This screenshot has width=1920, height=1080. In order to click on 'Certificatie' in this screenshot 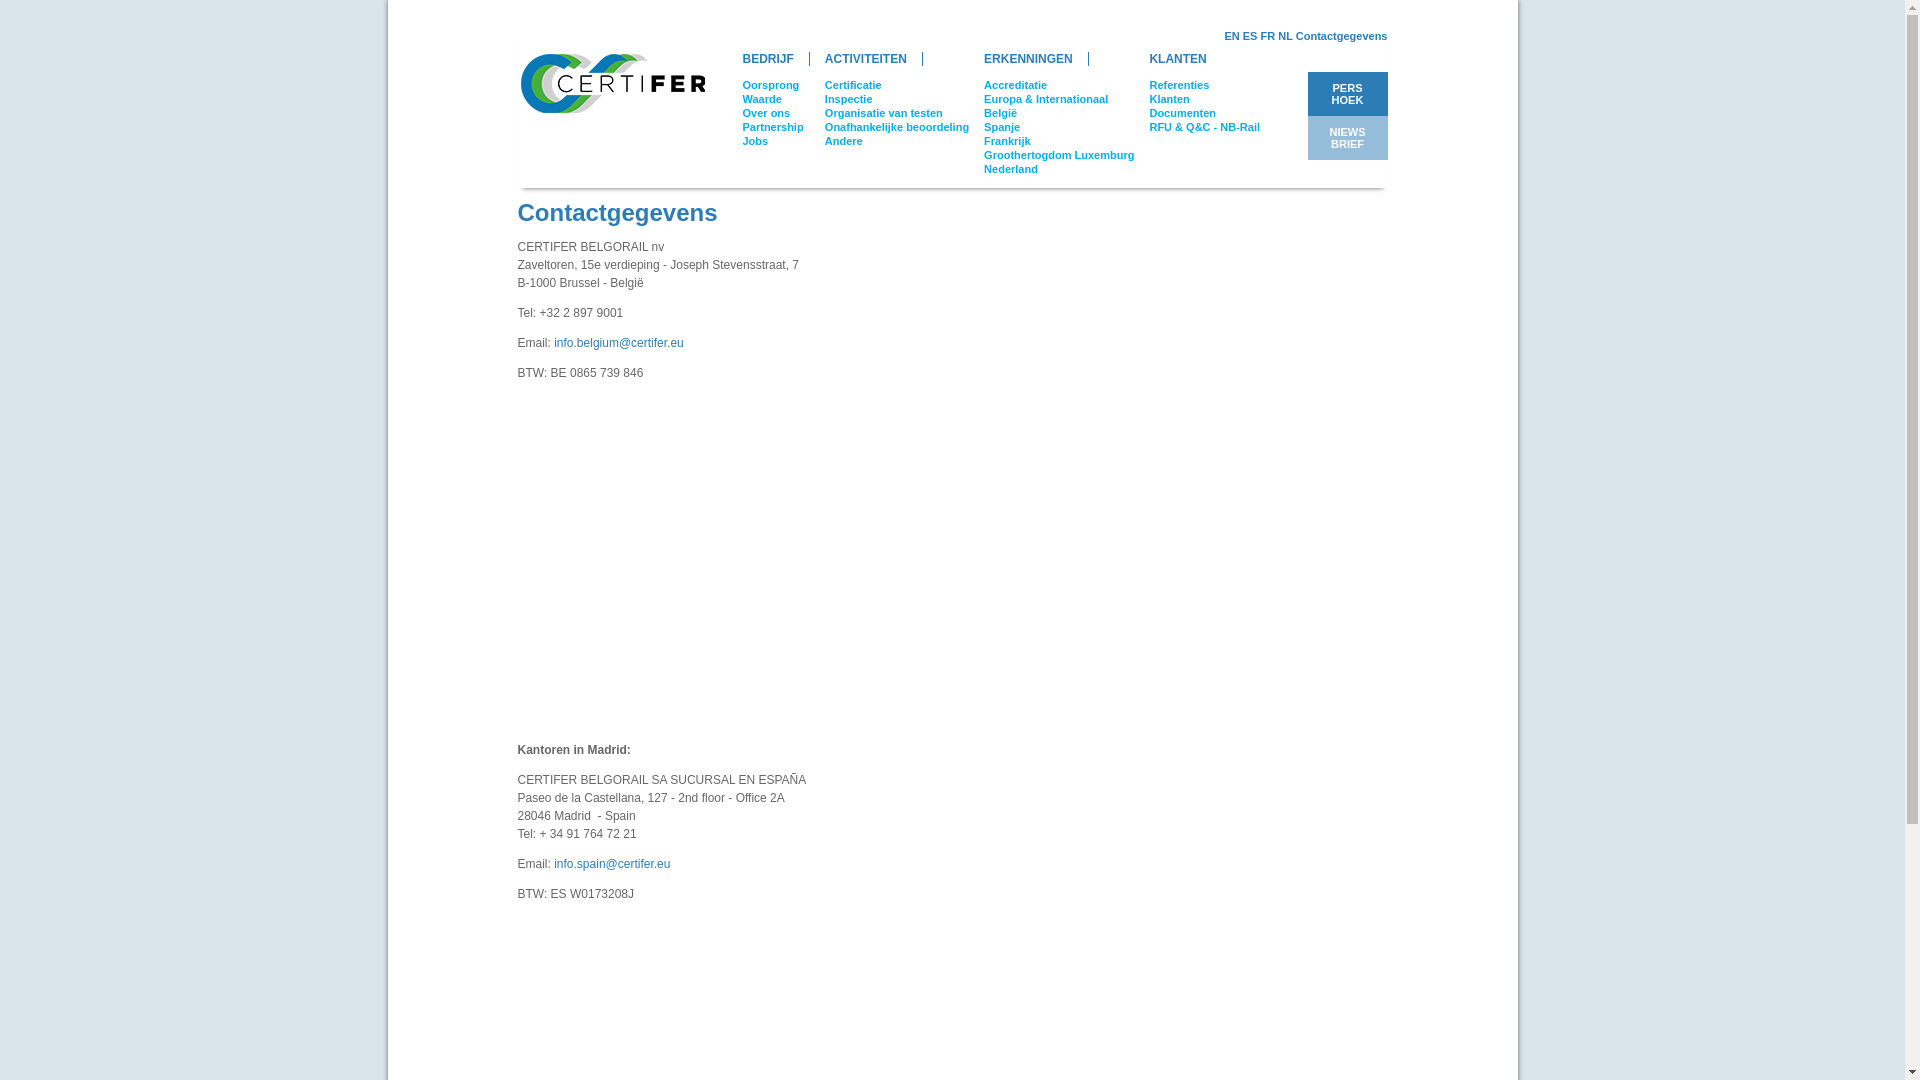, I will do `click(853, 83)`.